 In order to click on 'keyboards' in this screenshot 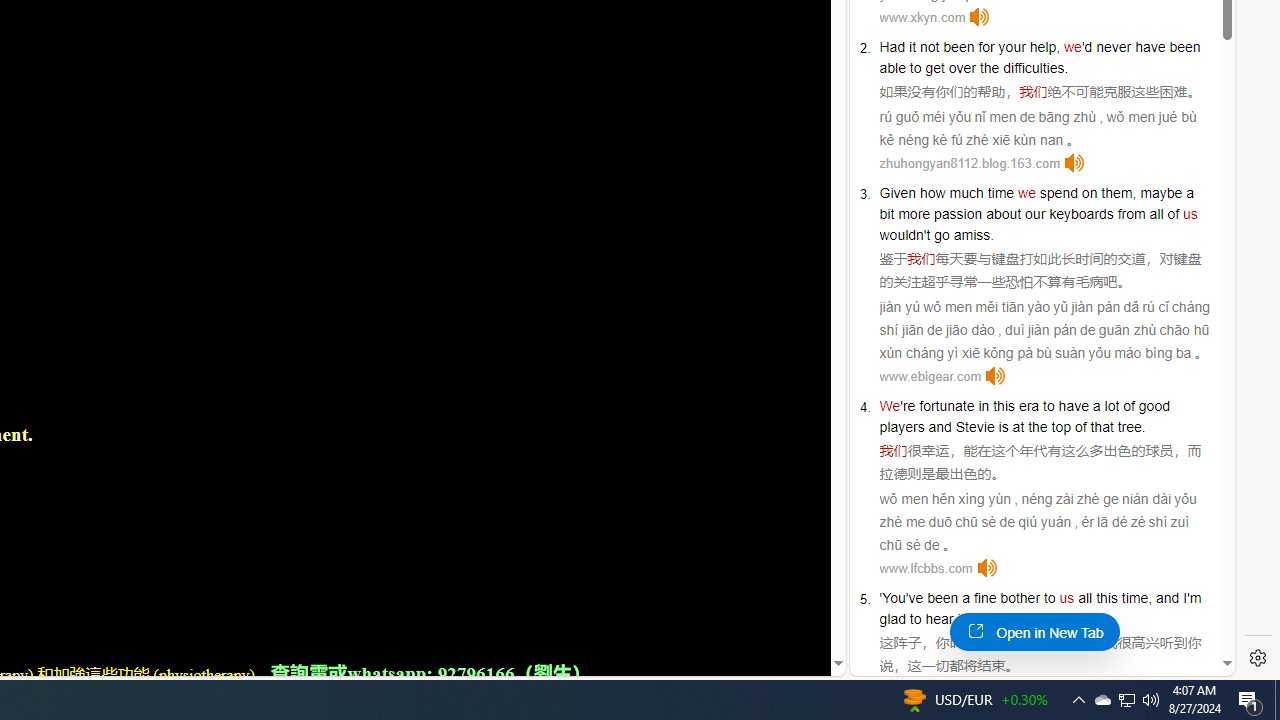, I will do `click(1080, 213)`.